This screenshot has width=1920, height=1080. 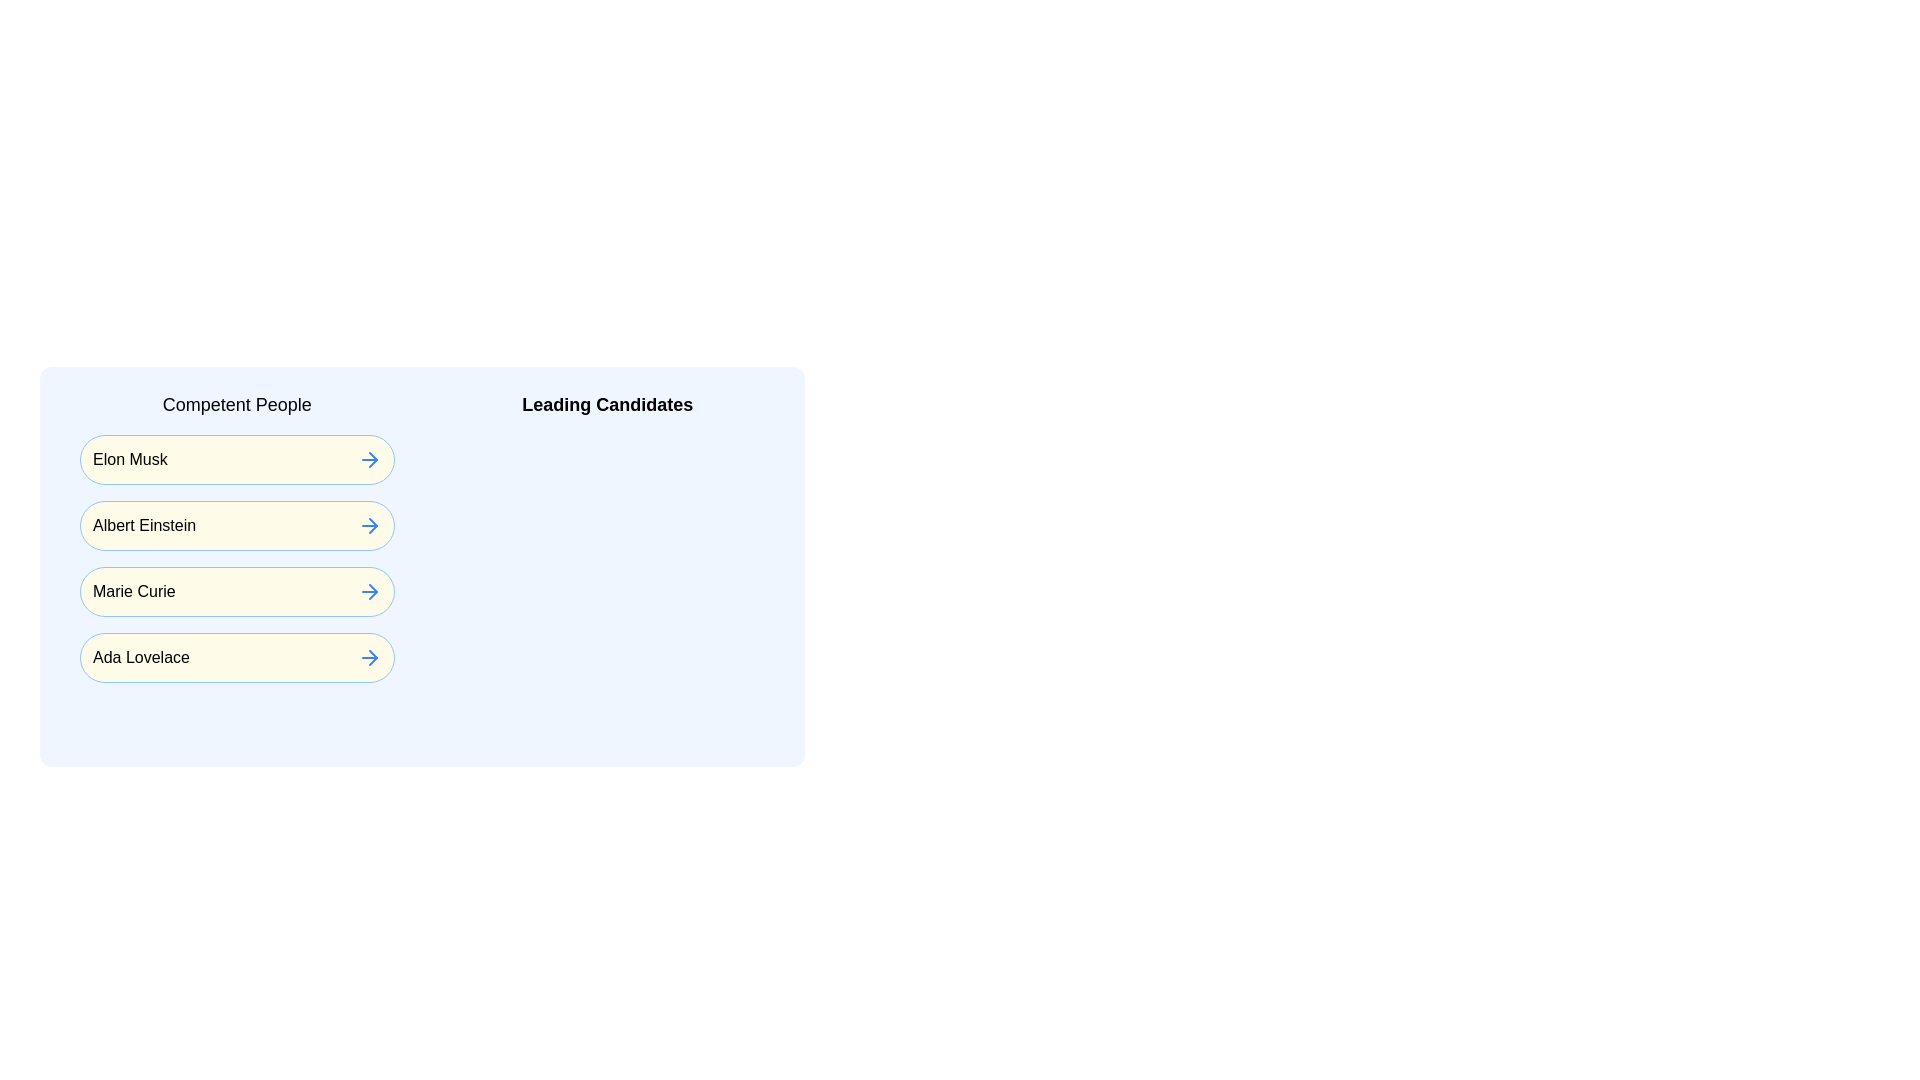 What do you see at coordinates (369, 524) in the screenshot?
I see `arrow next to the name of Albert Einstein in the 'Competent People' list to assign them to 'Leading Candidates'` at bounding box center [369, 524].